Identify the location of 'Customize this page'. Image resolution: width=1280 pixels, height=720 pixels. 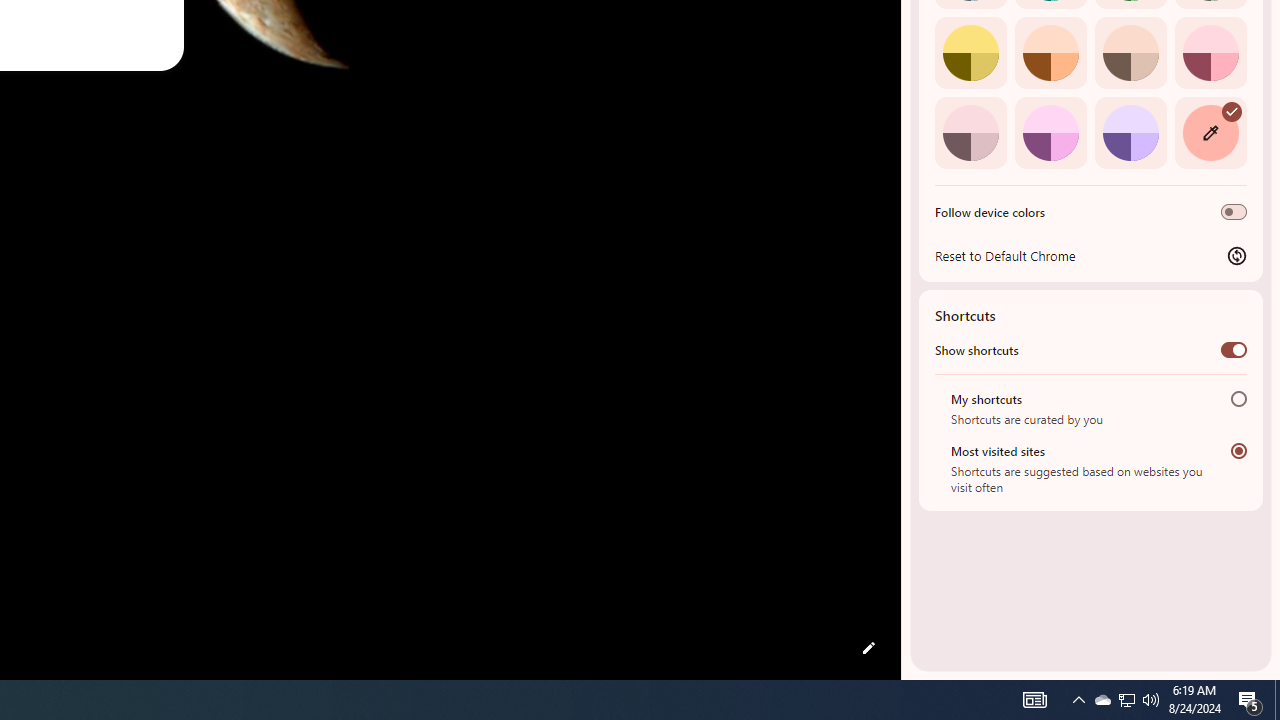
(868, 648).